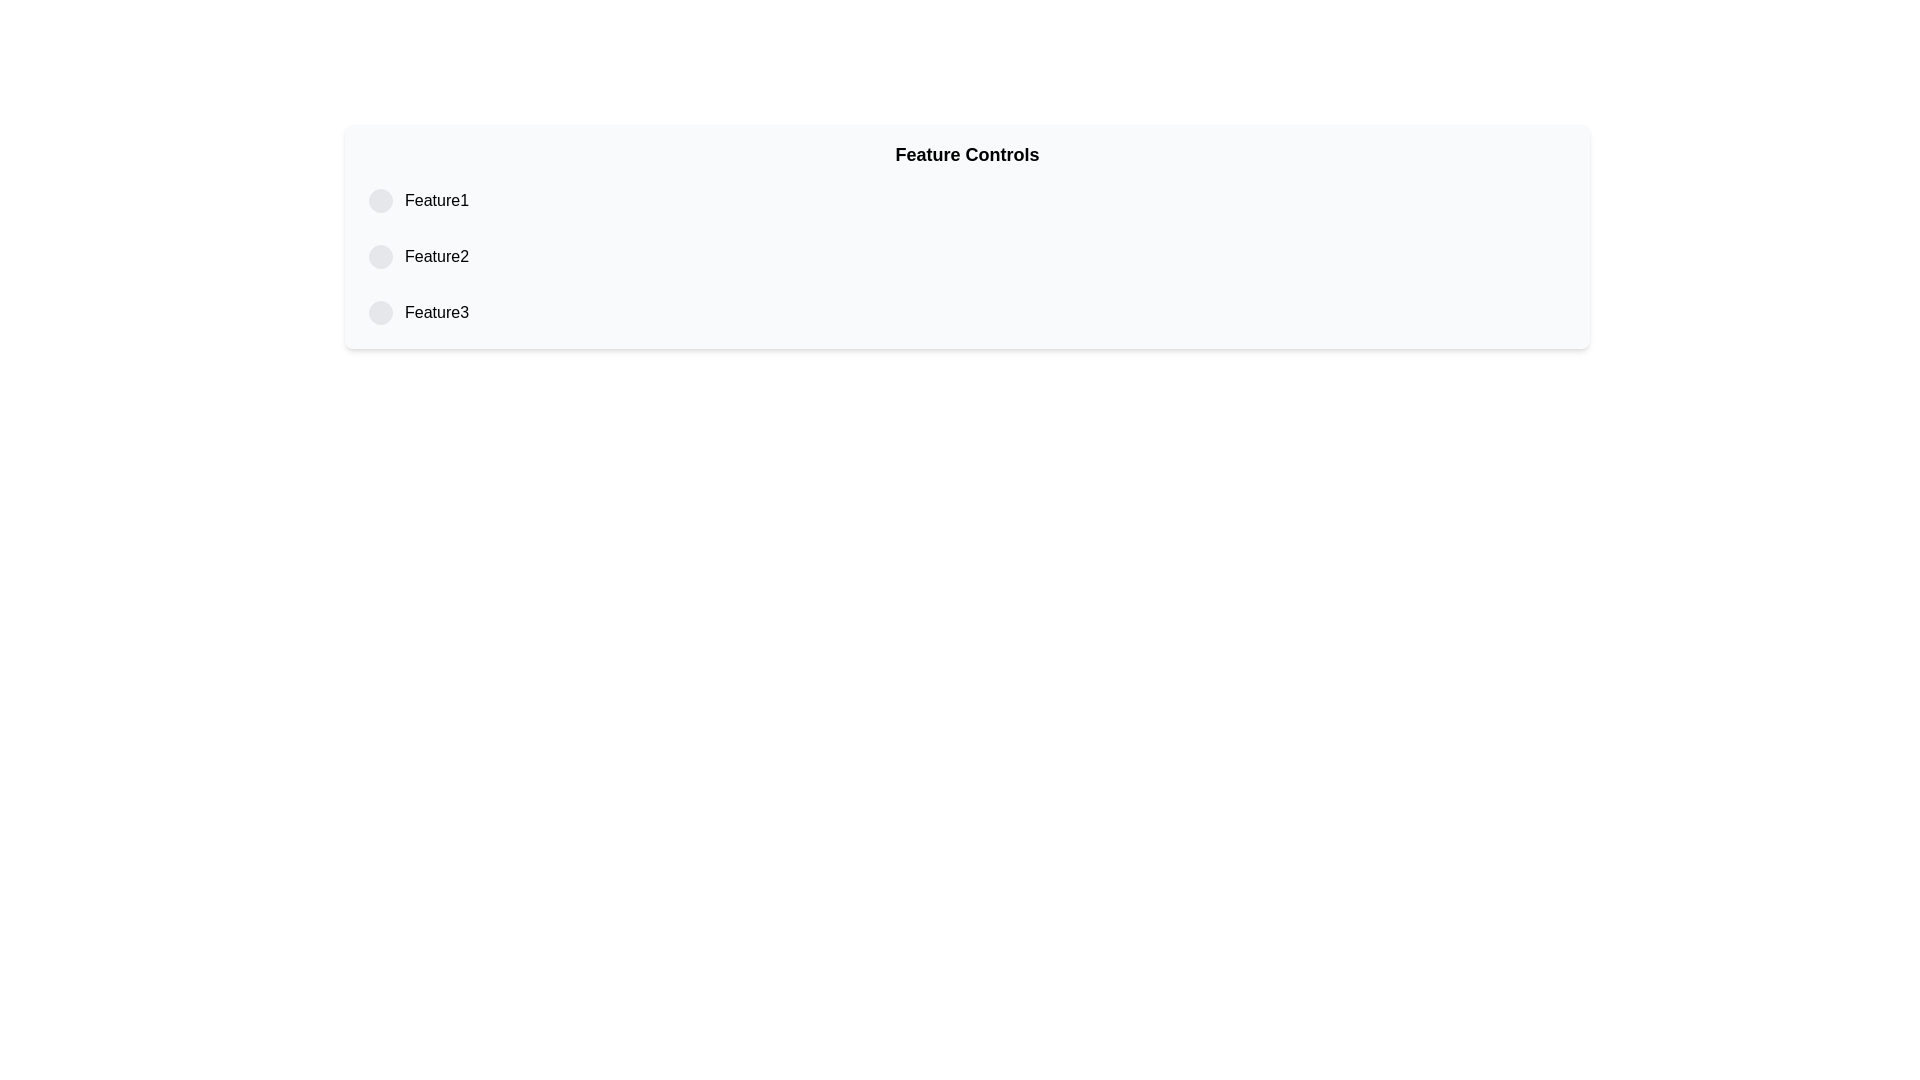 The height and width of the screenshot is (1080, 1920). Describe the element at coordinates (380, 256) in the screenshot. I see `the radio button for 'Feature2'` at that location.